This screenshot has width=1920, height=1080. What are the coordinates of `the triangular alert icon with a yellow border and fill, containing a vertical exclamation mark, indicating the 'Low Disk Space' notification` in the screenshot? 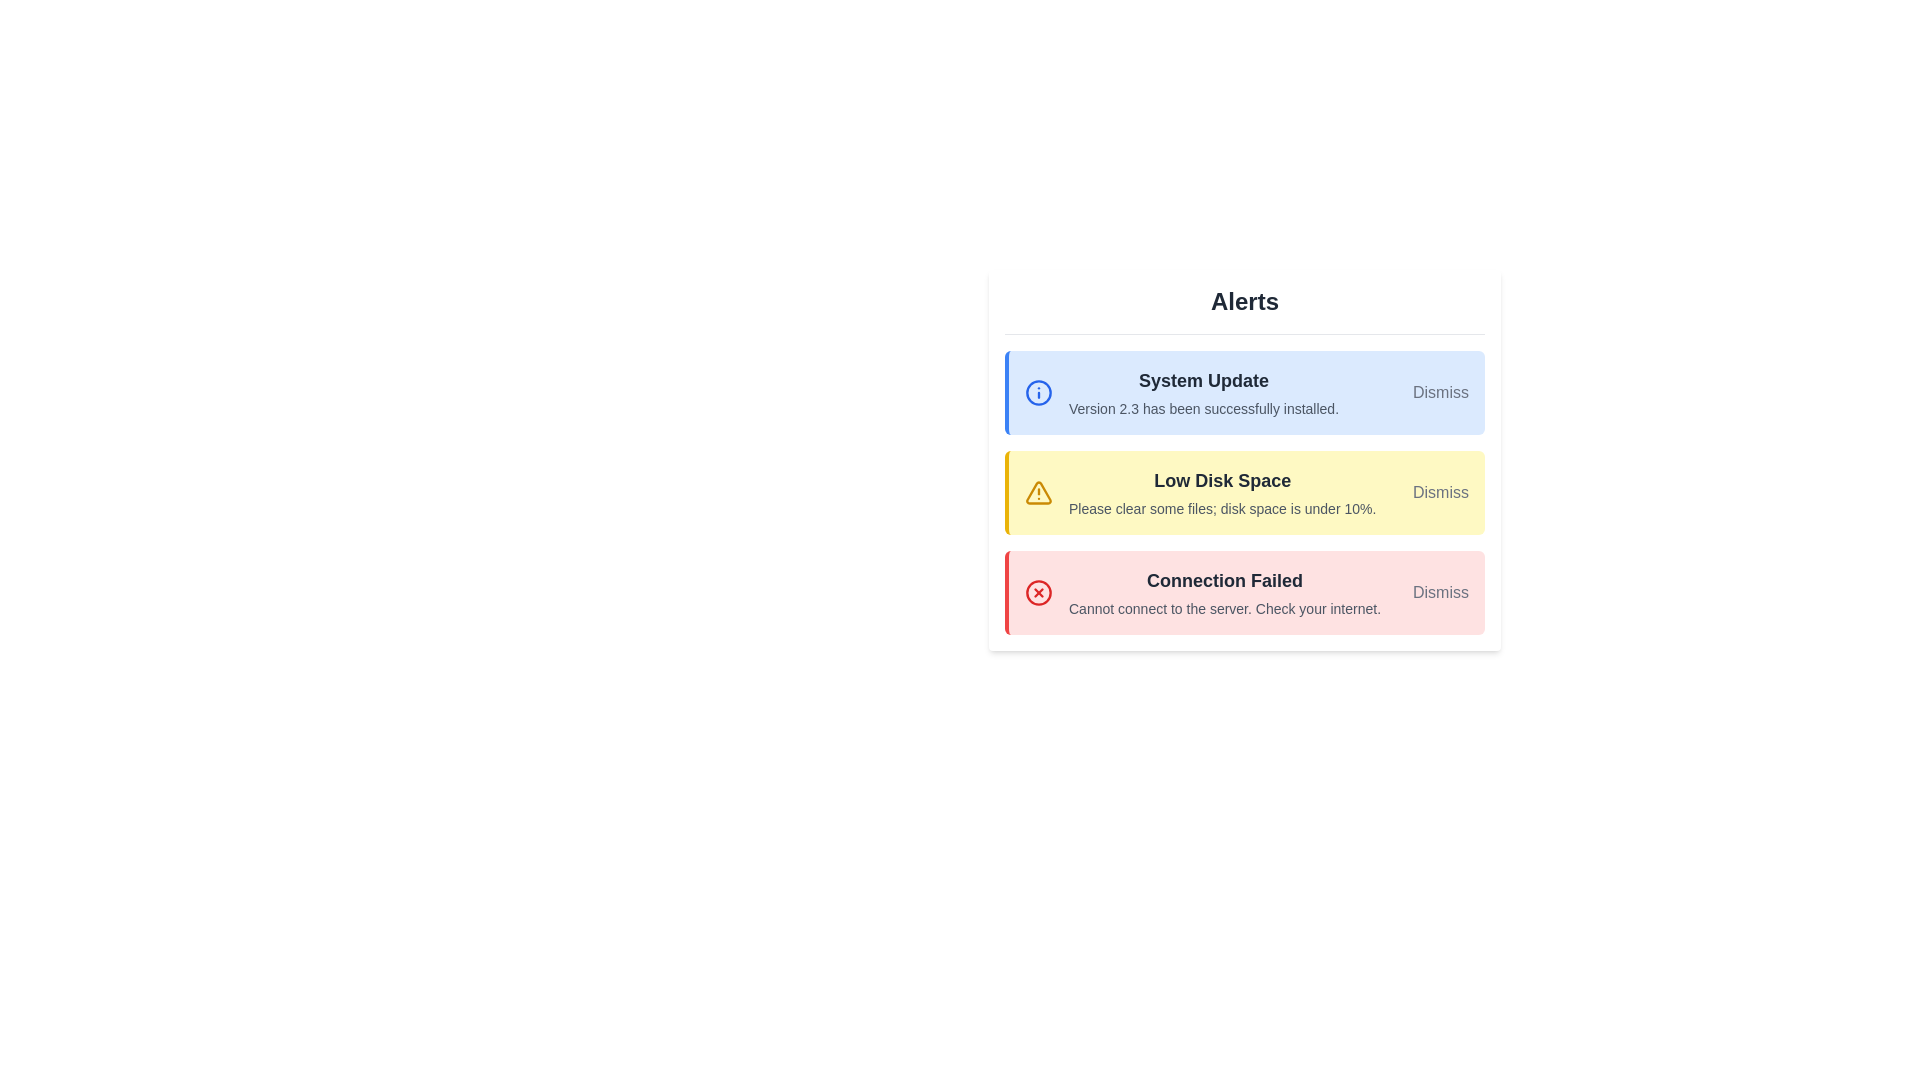 It's located at (1038, 493).